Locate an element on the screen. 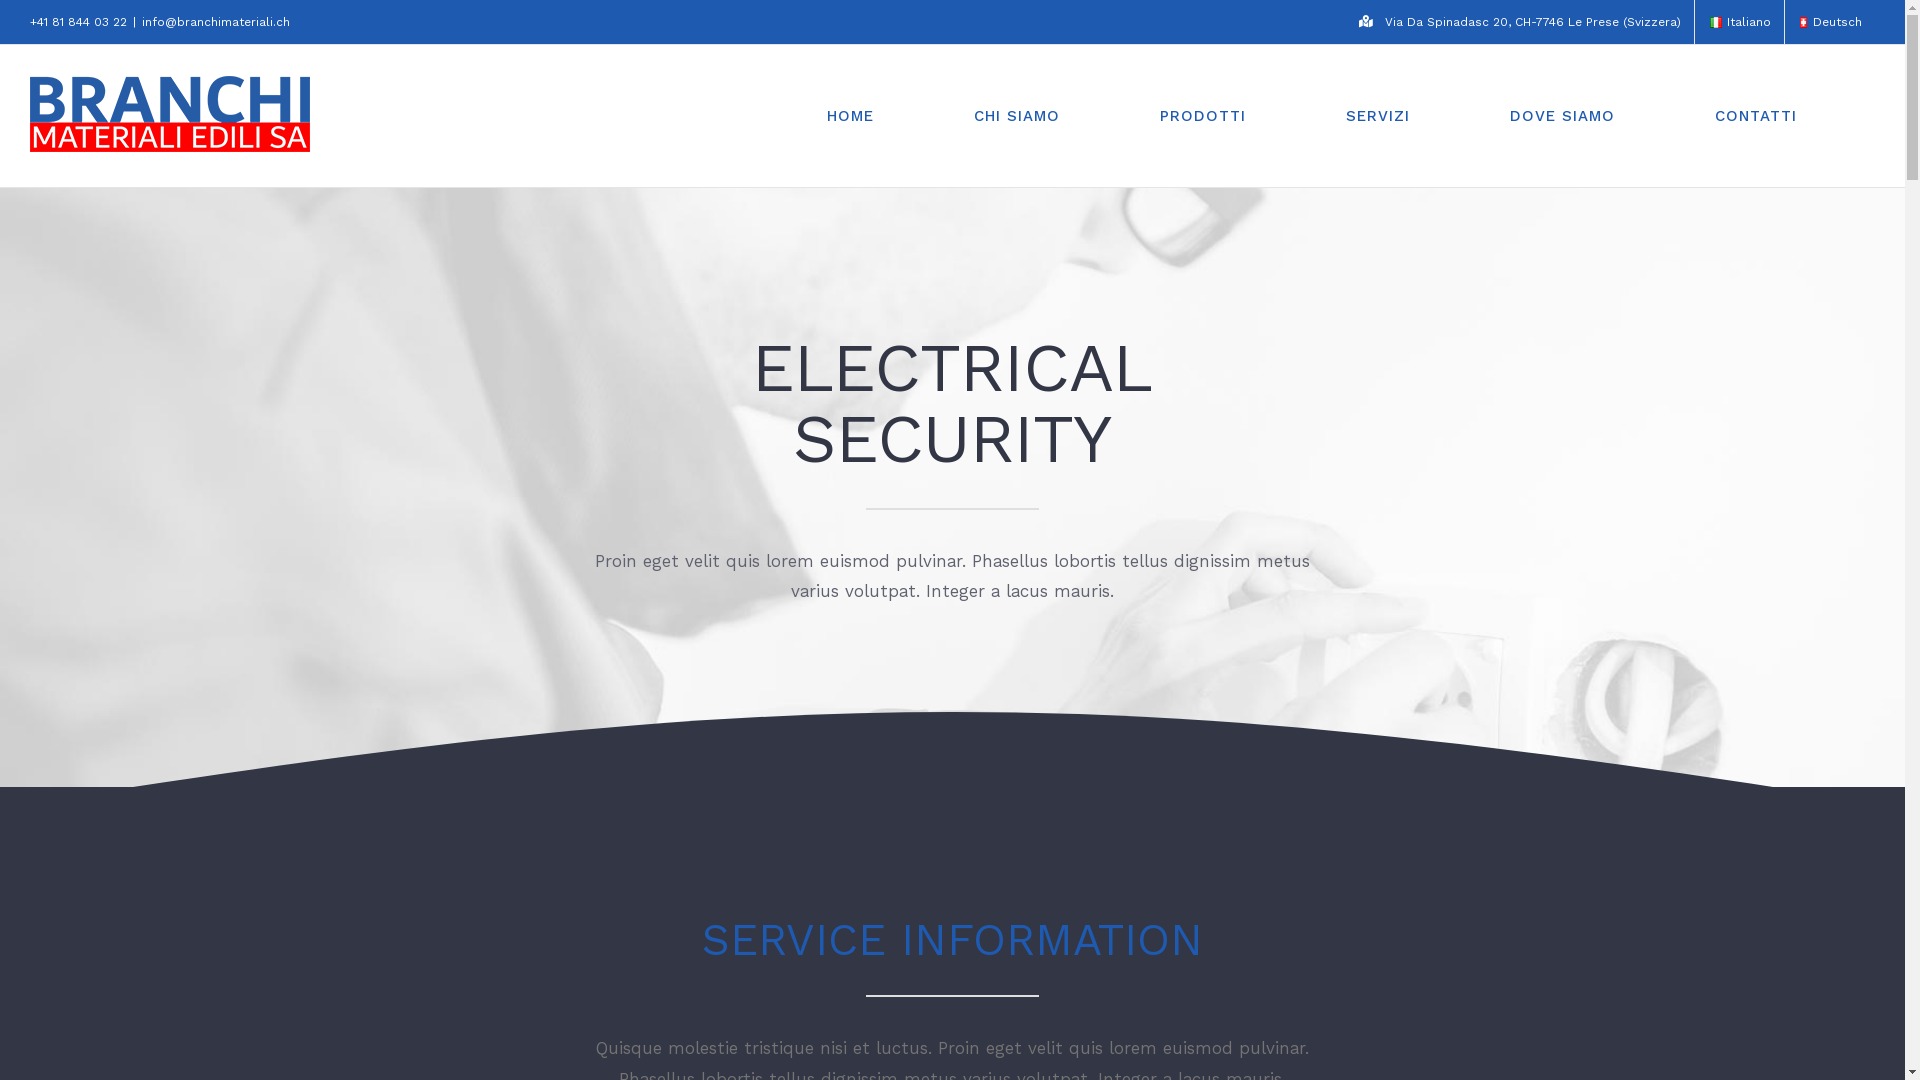 This screenshot has width=1920, height=1080. 'CONTATTI' is located at coordinates (1755, 115).